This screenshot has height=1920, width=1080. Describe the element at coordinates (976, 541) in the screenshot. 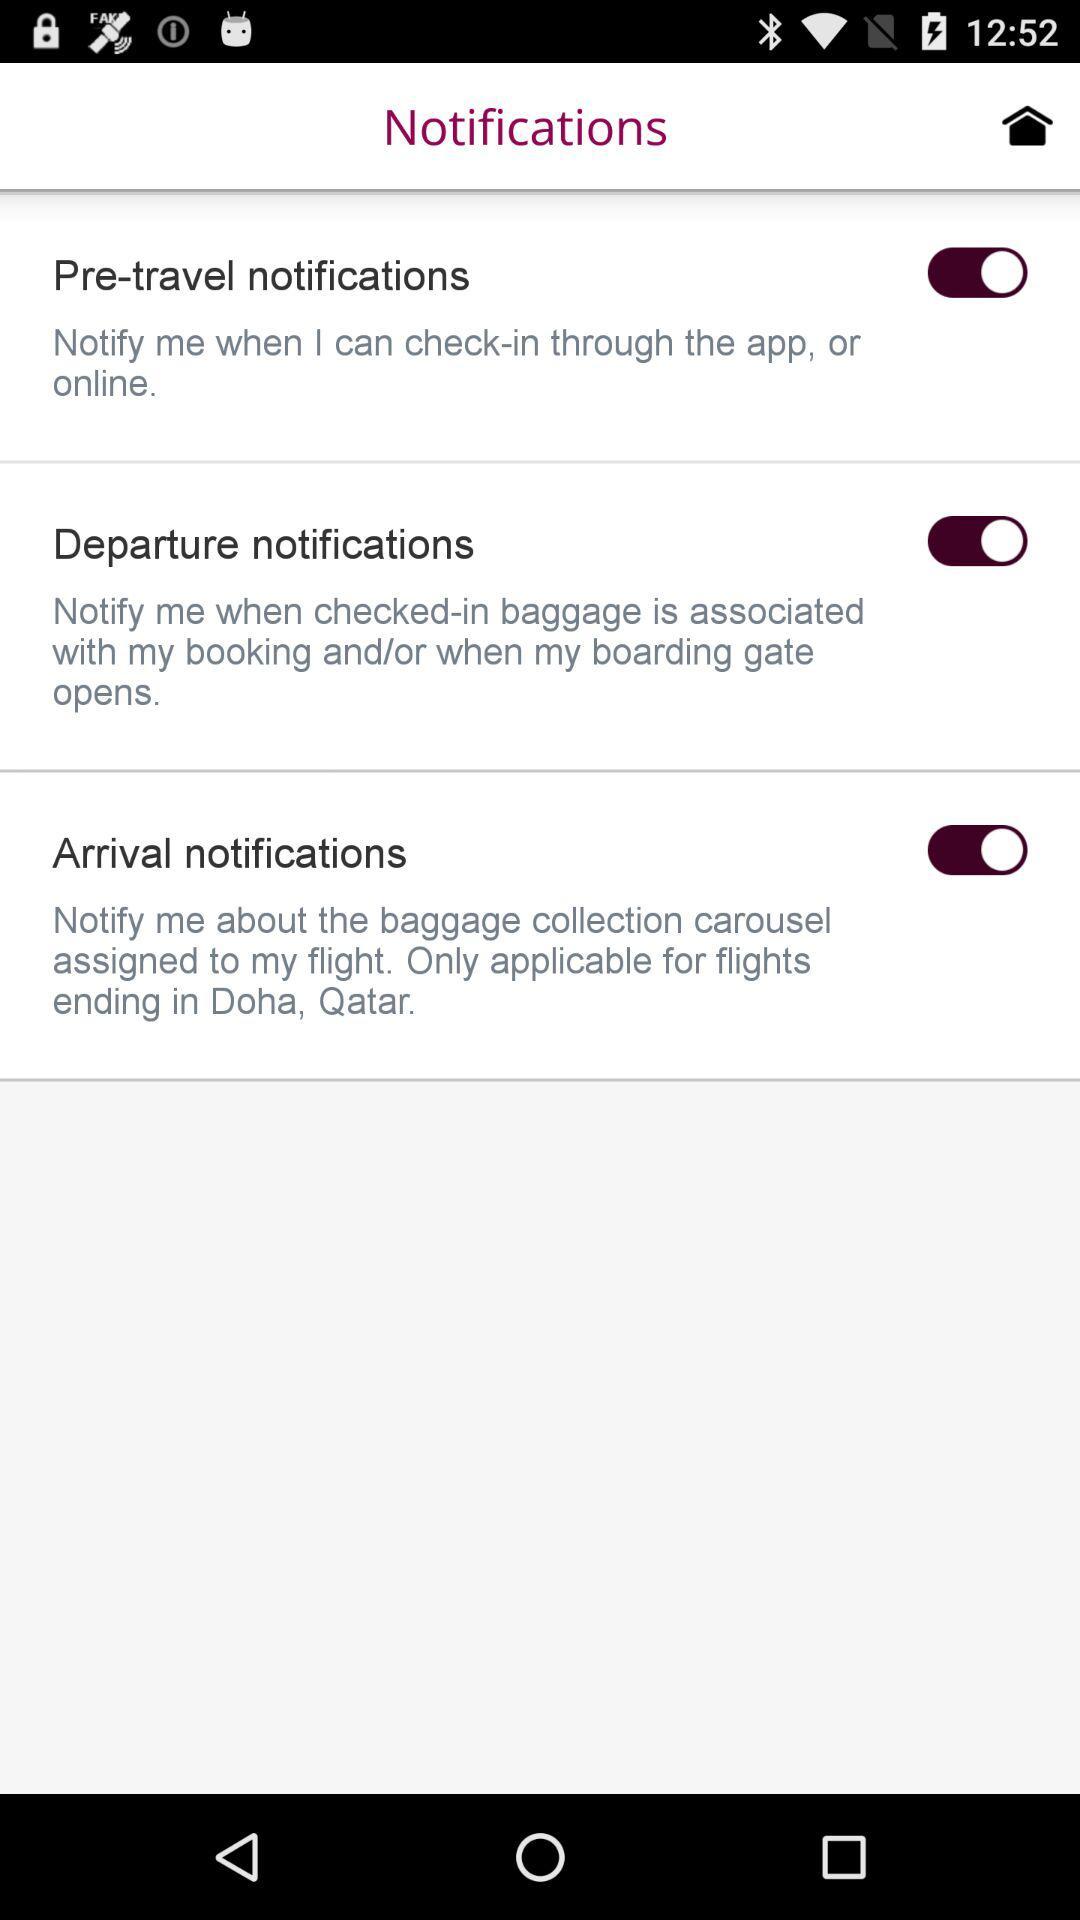

I see `enable/disable` at that location.